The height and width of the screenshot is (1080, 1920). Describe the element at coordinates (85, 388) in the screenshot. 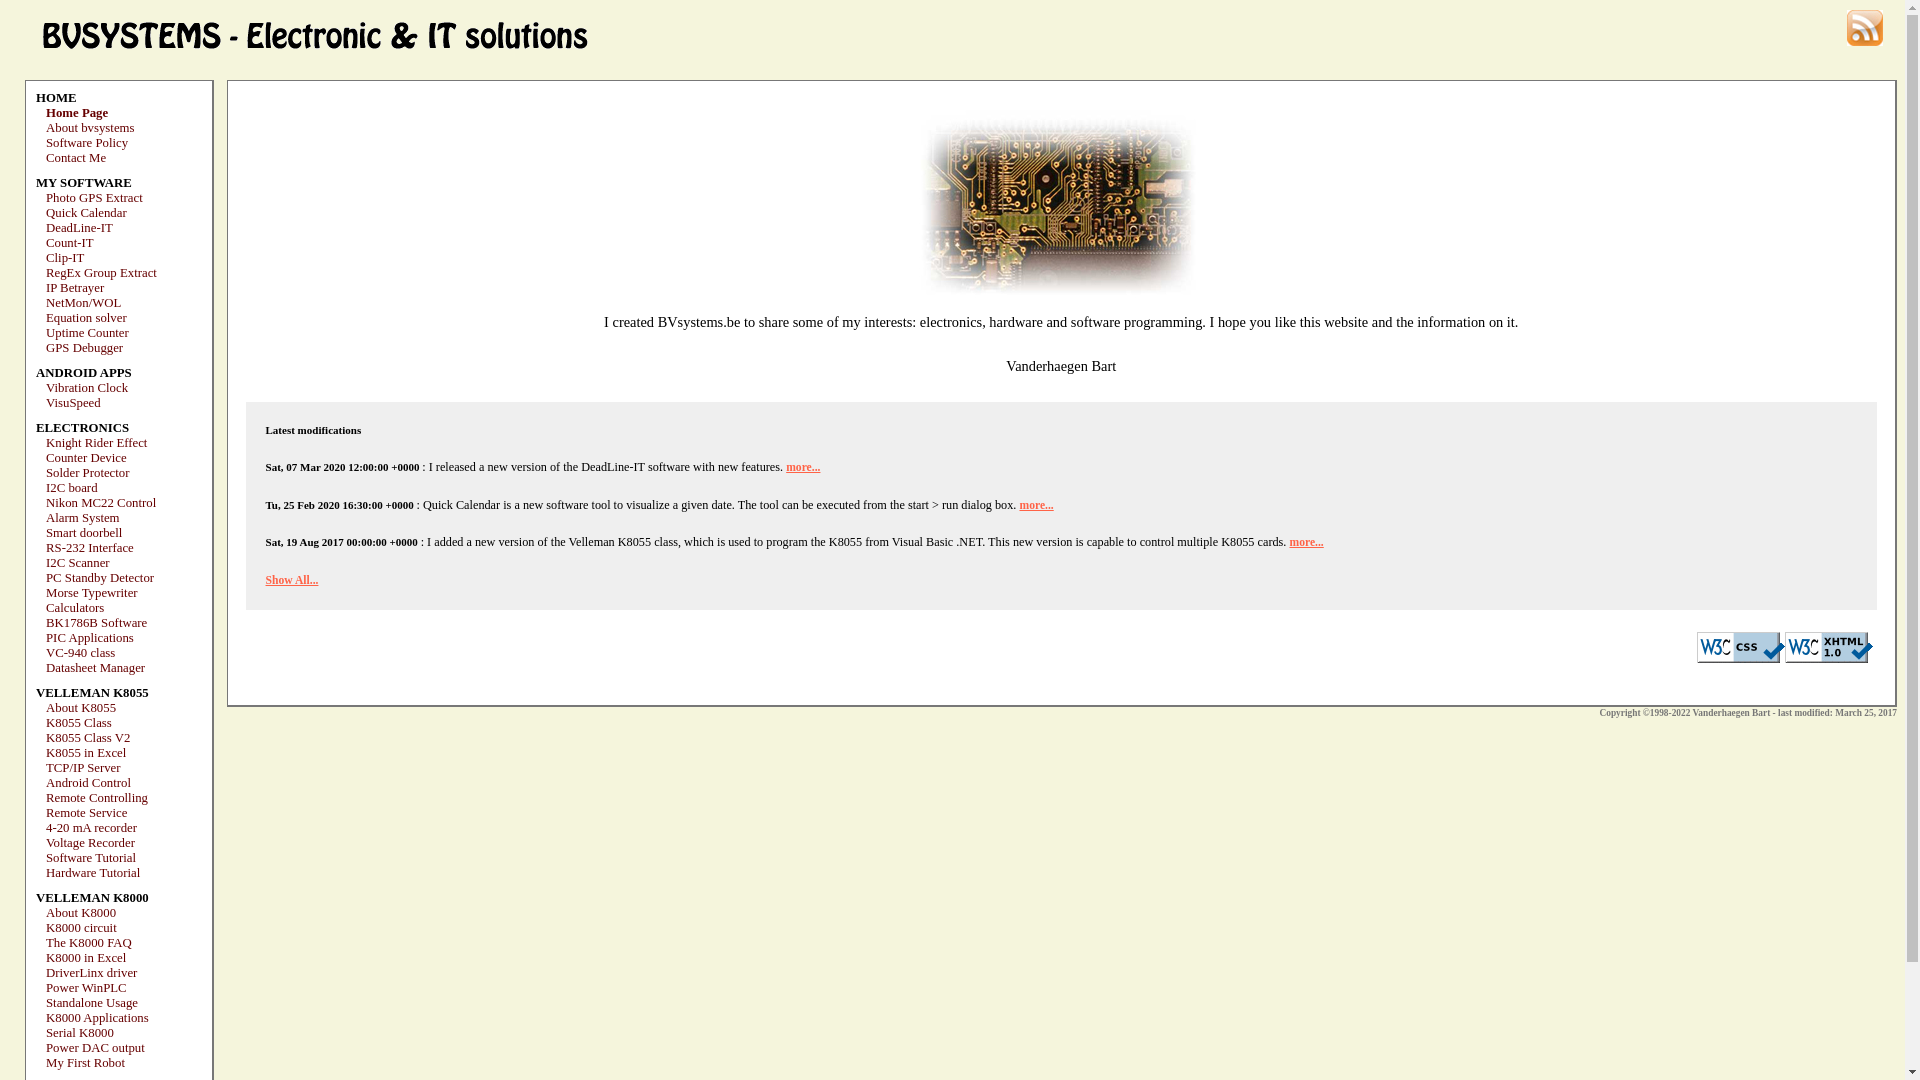

I see `'Vibration Clock'` at that location.